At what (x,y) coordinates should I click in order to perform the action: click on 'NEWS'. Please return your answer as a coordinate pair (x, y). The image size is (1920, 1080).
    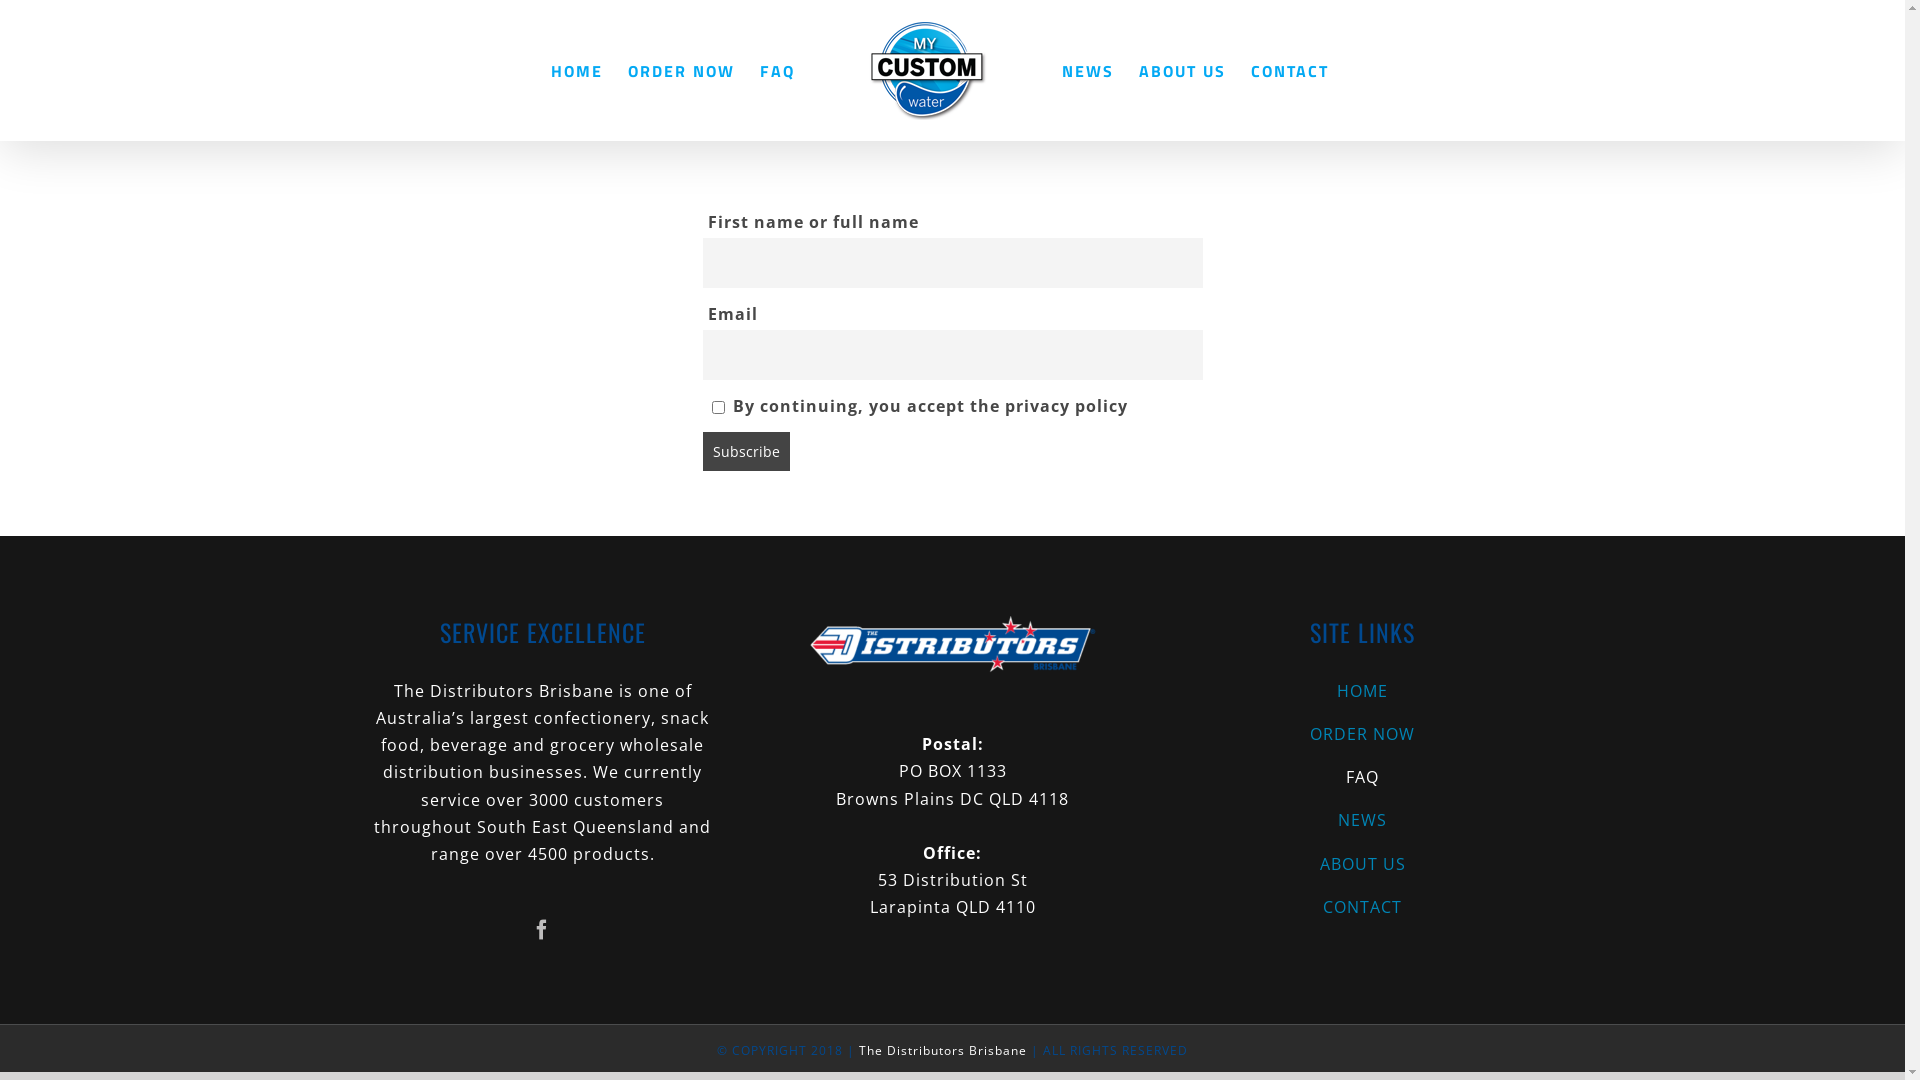
    Looking at the image, I should click on (1171, 820).